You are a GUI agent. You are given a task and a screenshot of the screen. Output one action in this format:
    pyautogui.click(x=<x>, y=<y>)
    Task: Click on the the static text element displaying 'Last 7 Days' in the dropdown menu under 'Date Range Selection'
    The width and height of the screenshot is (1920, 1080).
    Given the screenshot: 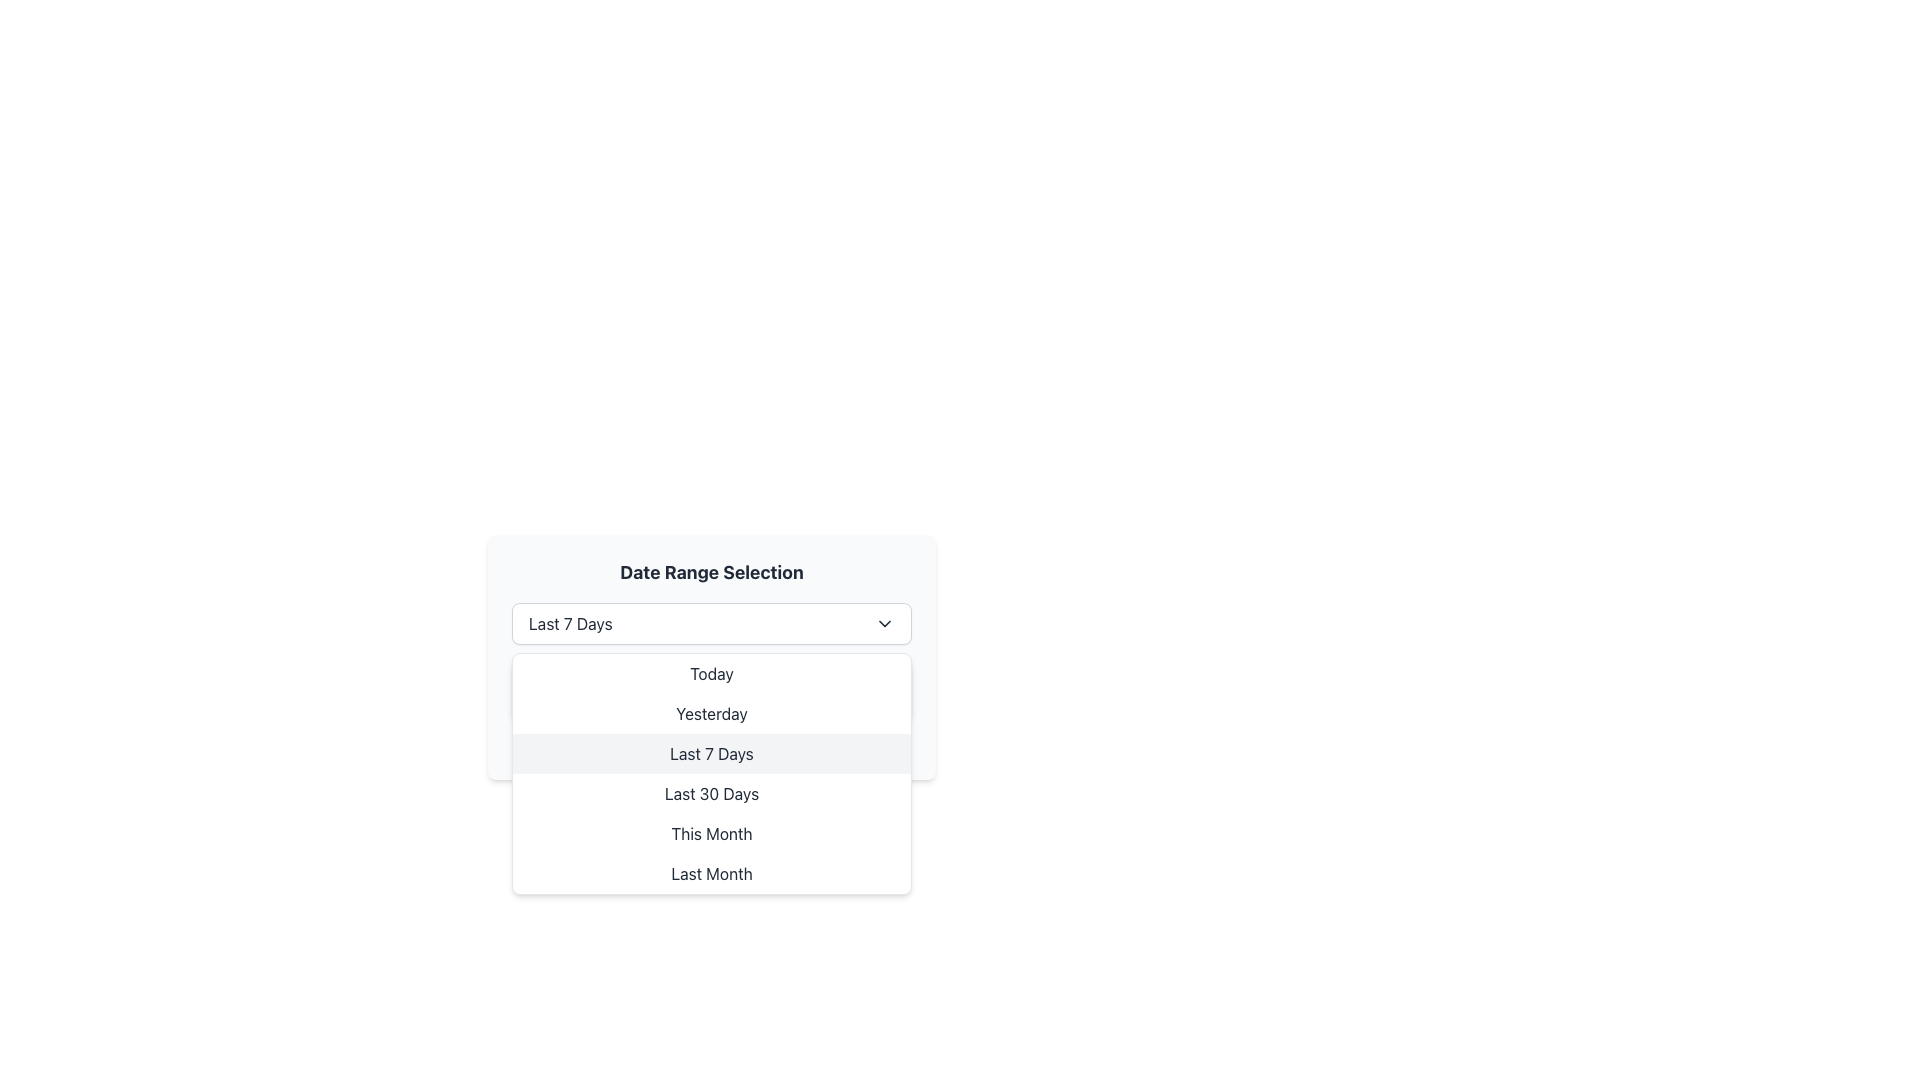 What is the action you would take?
    pyautogui.click(x=569, y=623)
    